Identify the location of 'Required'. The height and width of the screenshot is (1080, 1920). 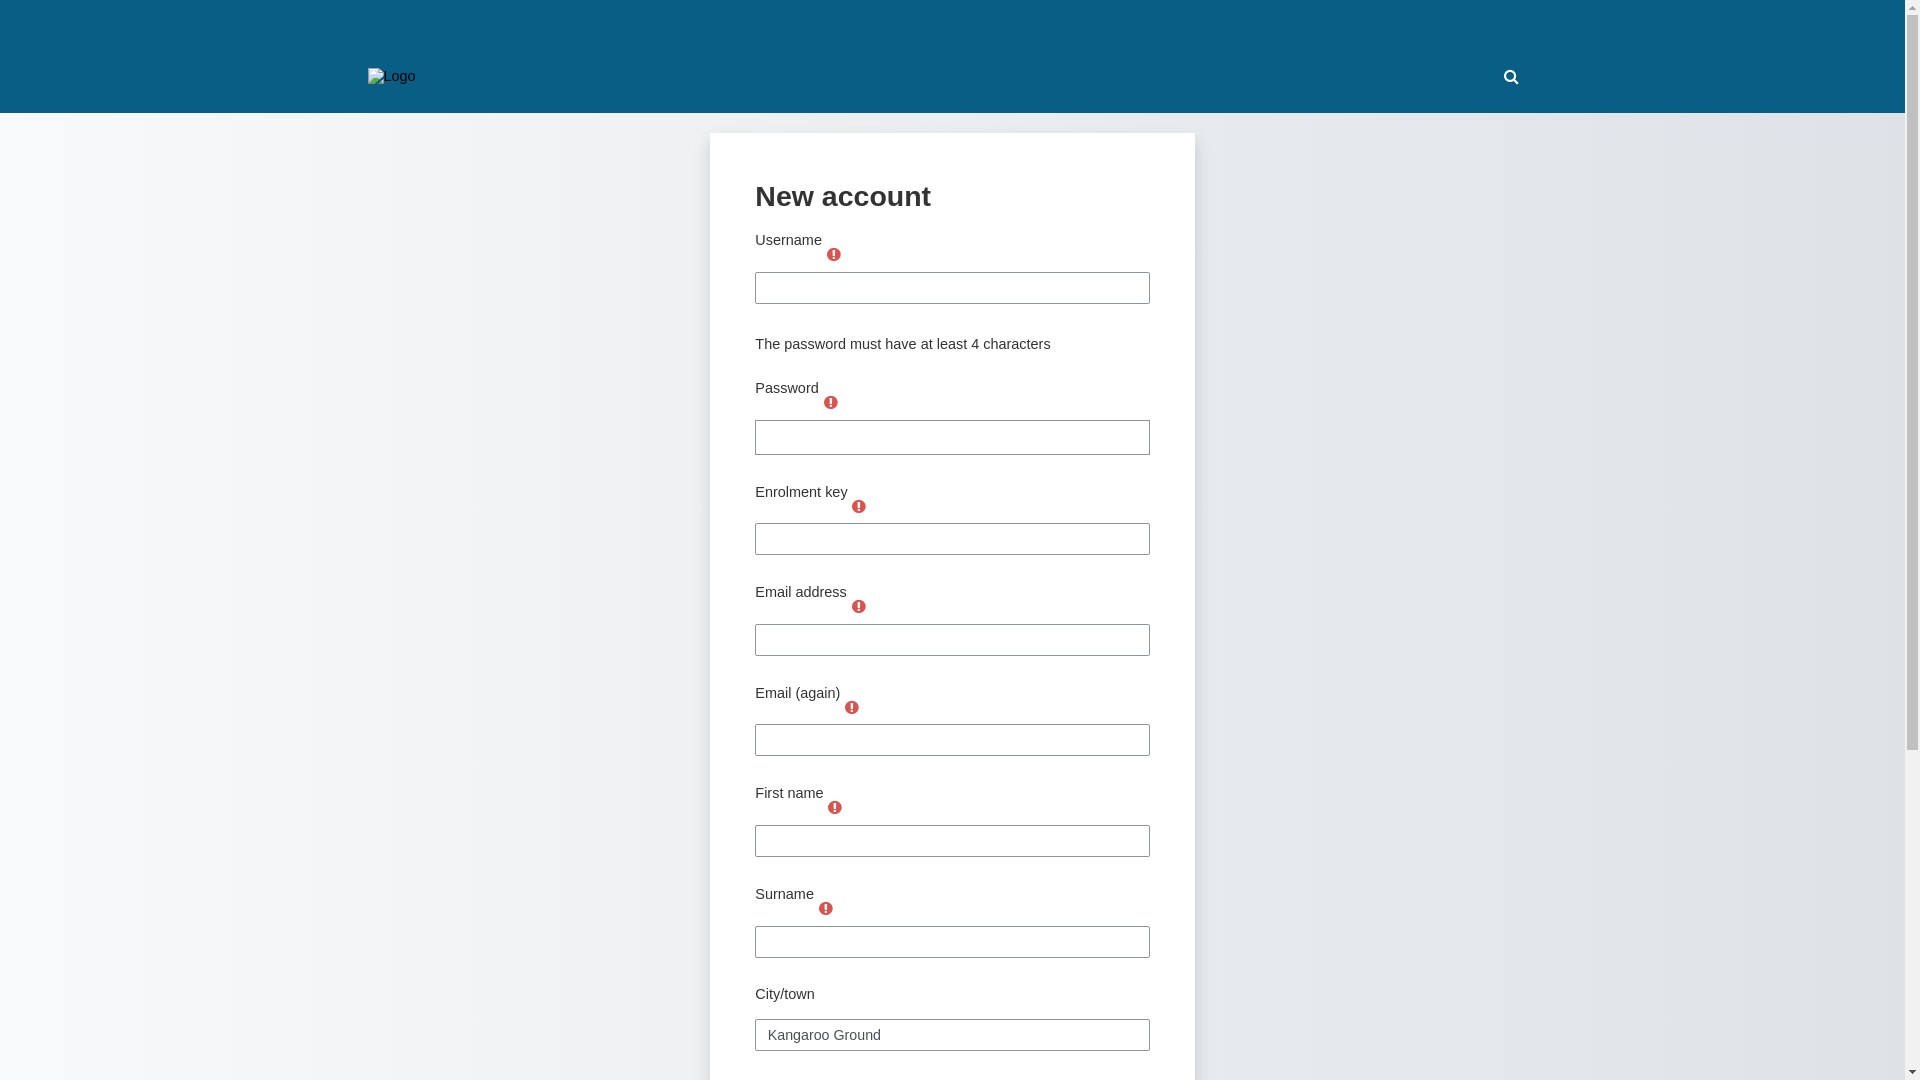
(834, 251).